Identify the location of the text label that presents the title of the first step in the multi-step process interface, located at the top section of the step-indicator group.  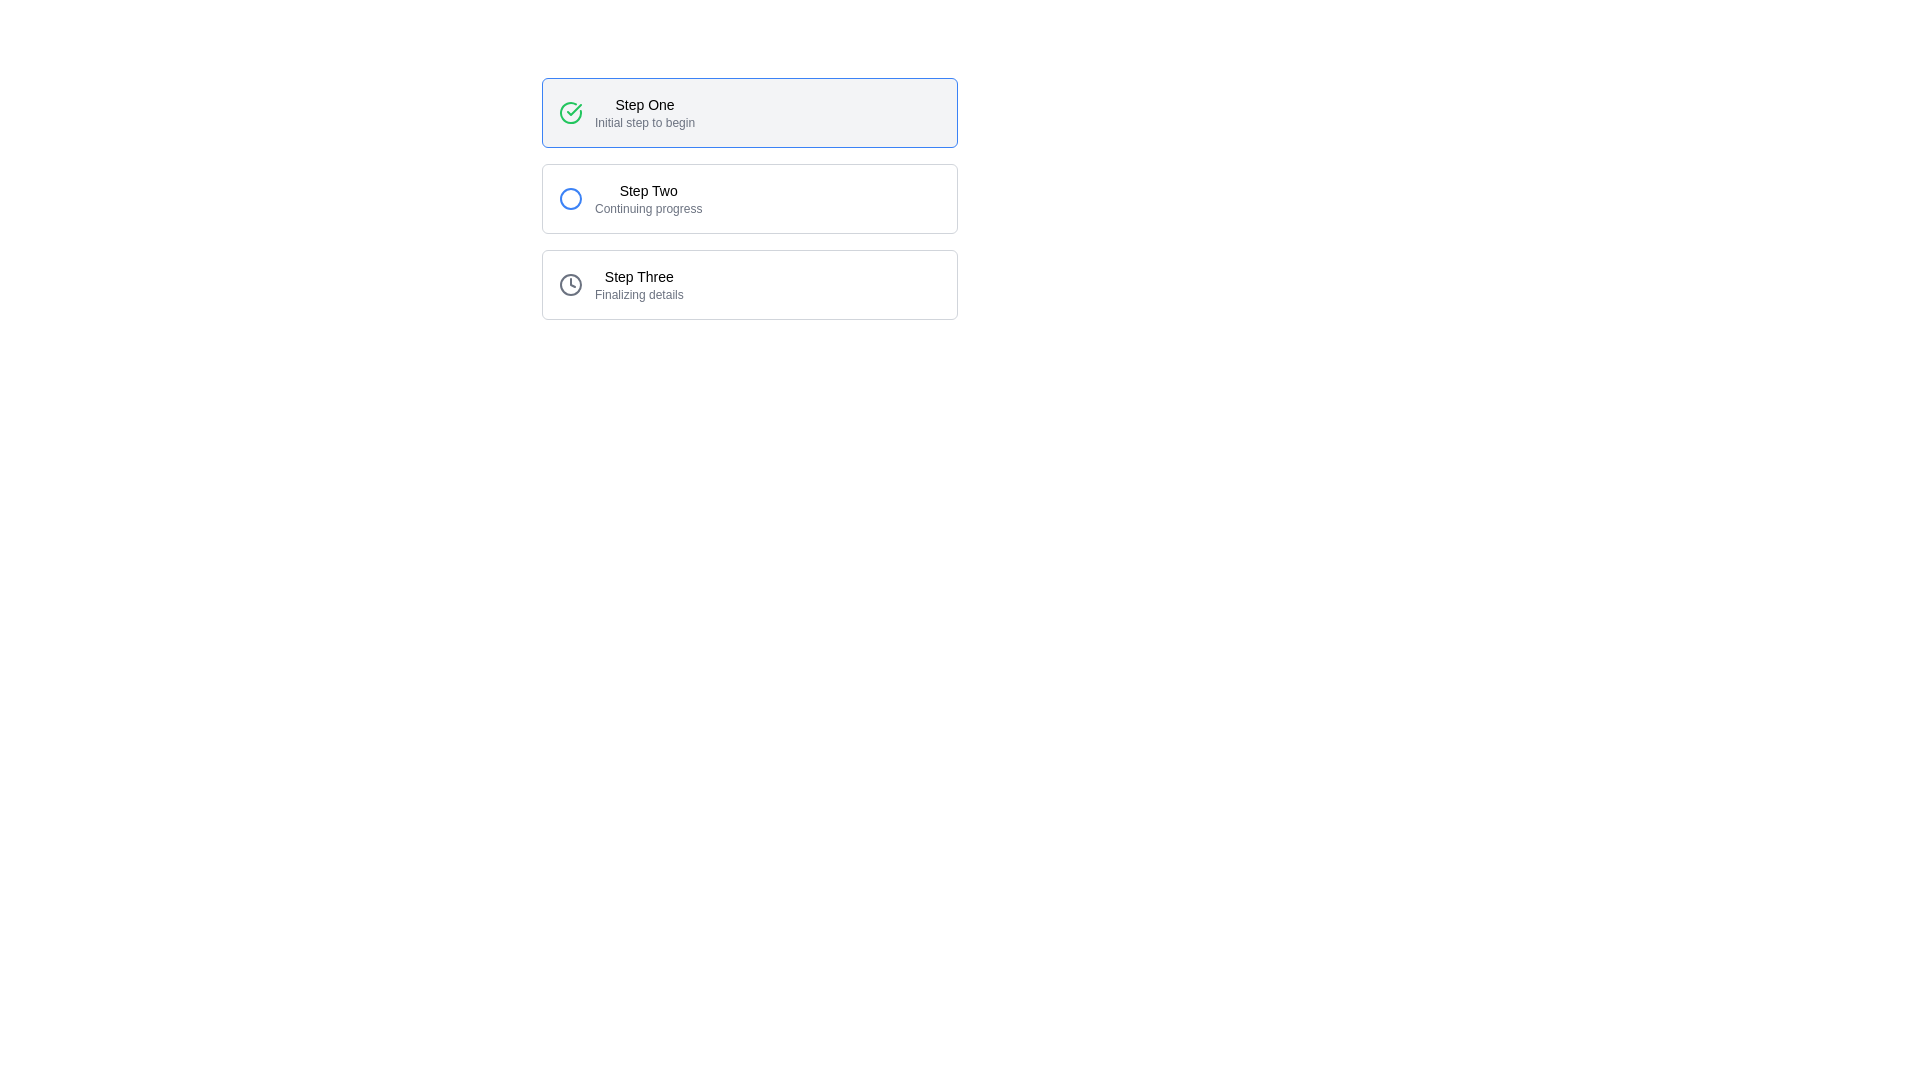
(645, 104).